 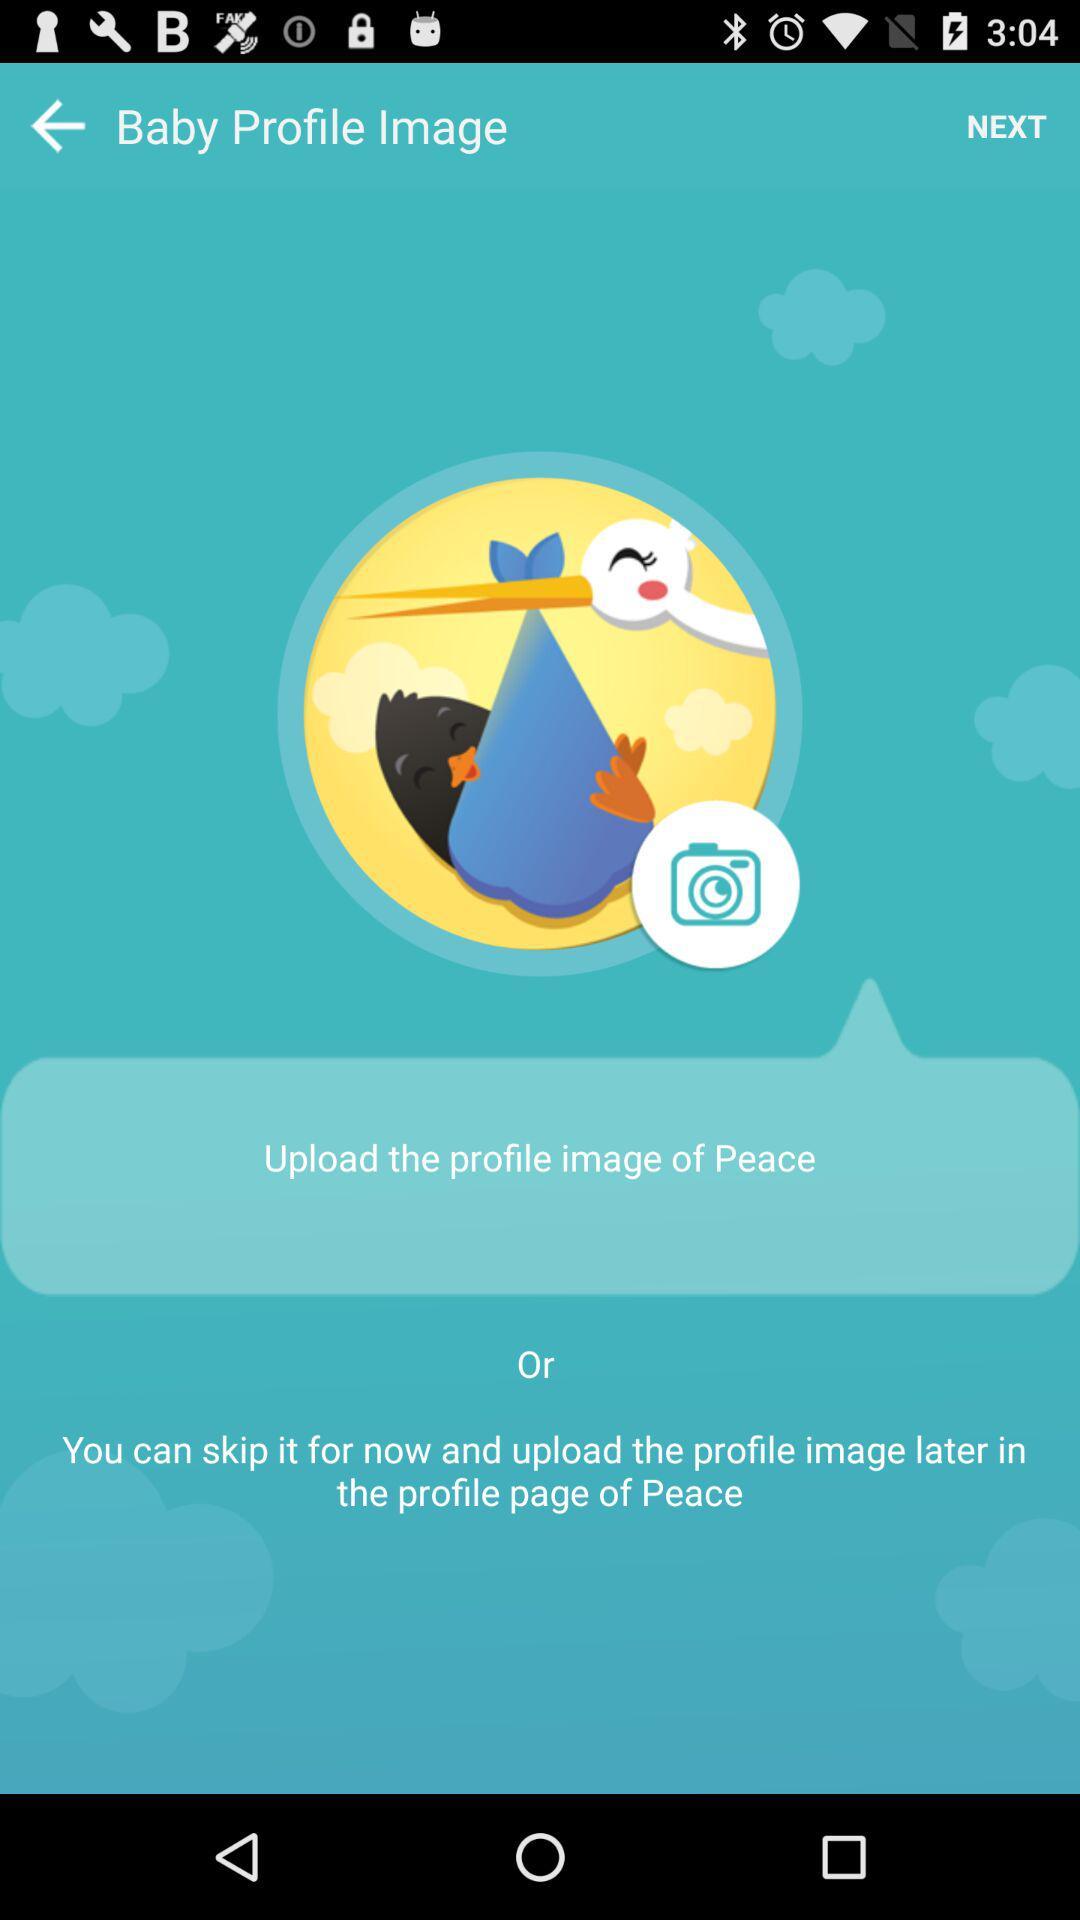 I want to click on the app below baby profile image app, so click(x=540, y=714).